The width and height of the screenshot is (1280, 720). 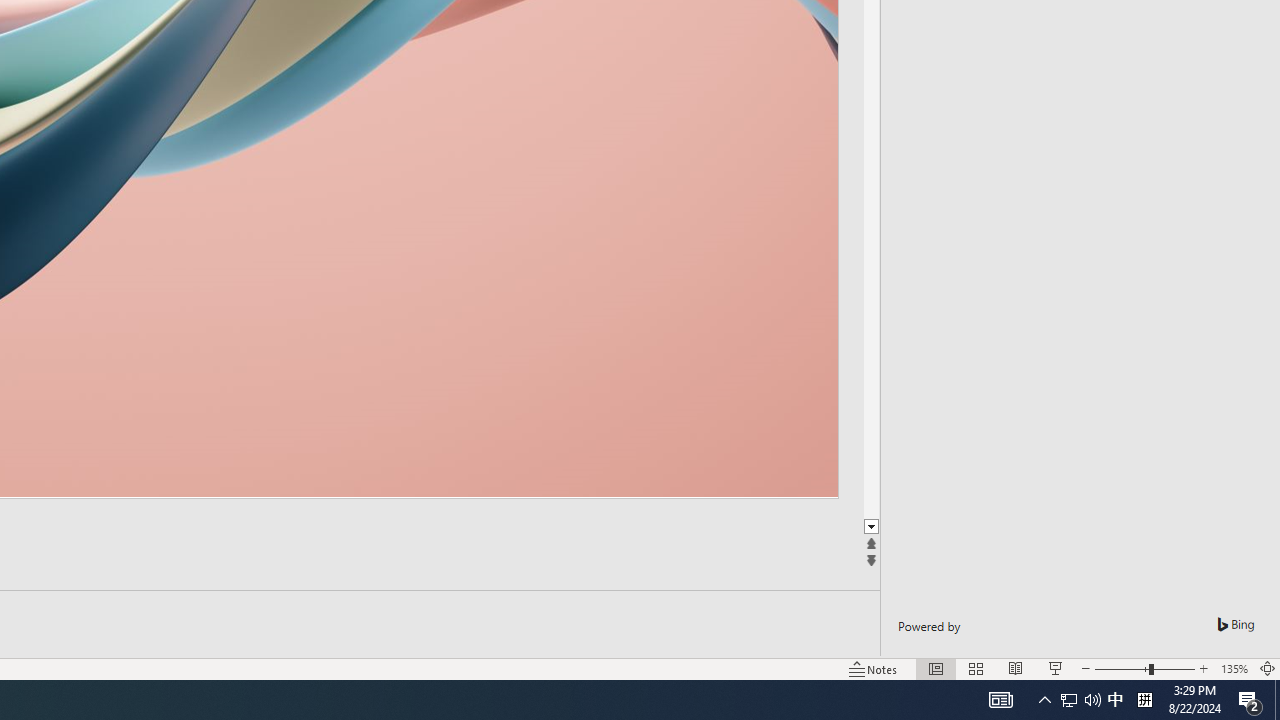 I want to click on 'Zoom 135%', so click(x=1233, y=669).